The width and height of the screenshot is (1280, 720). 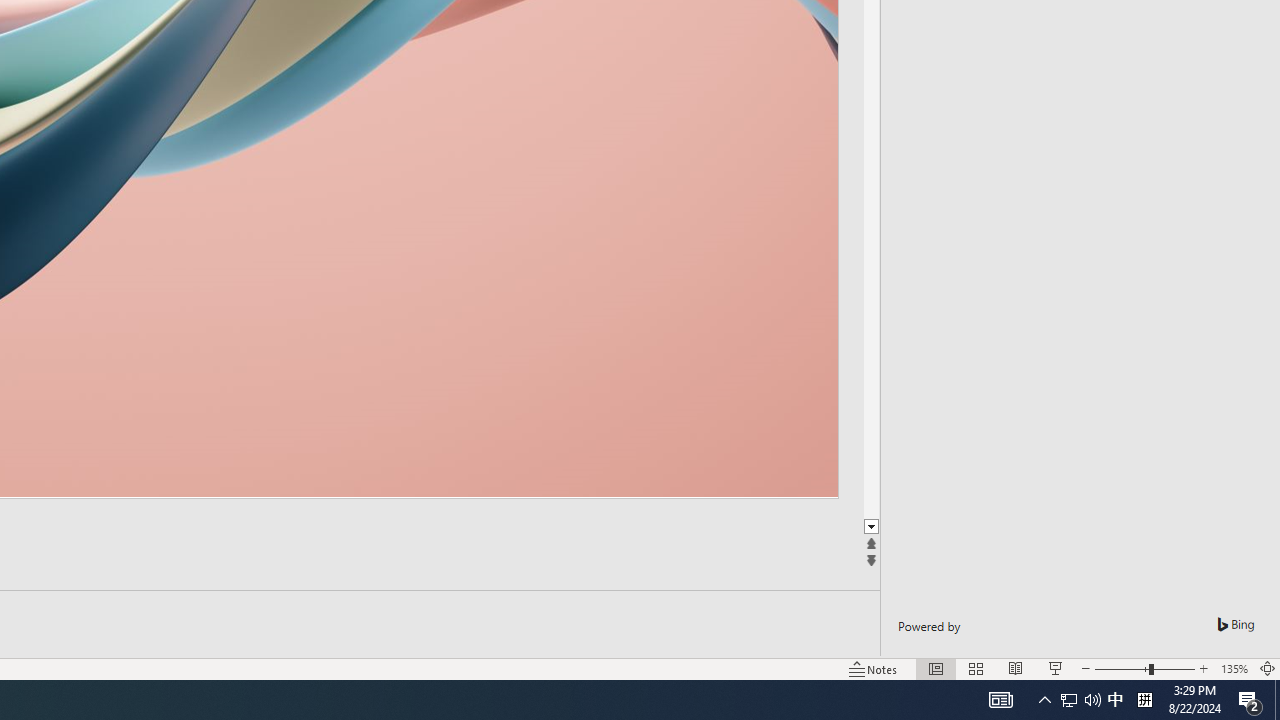 I want to click on 'Zoom 135%', so click(x=1233, y=669).